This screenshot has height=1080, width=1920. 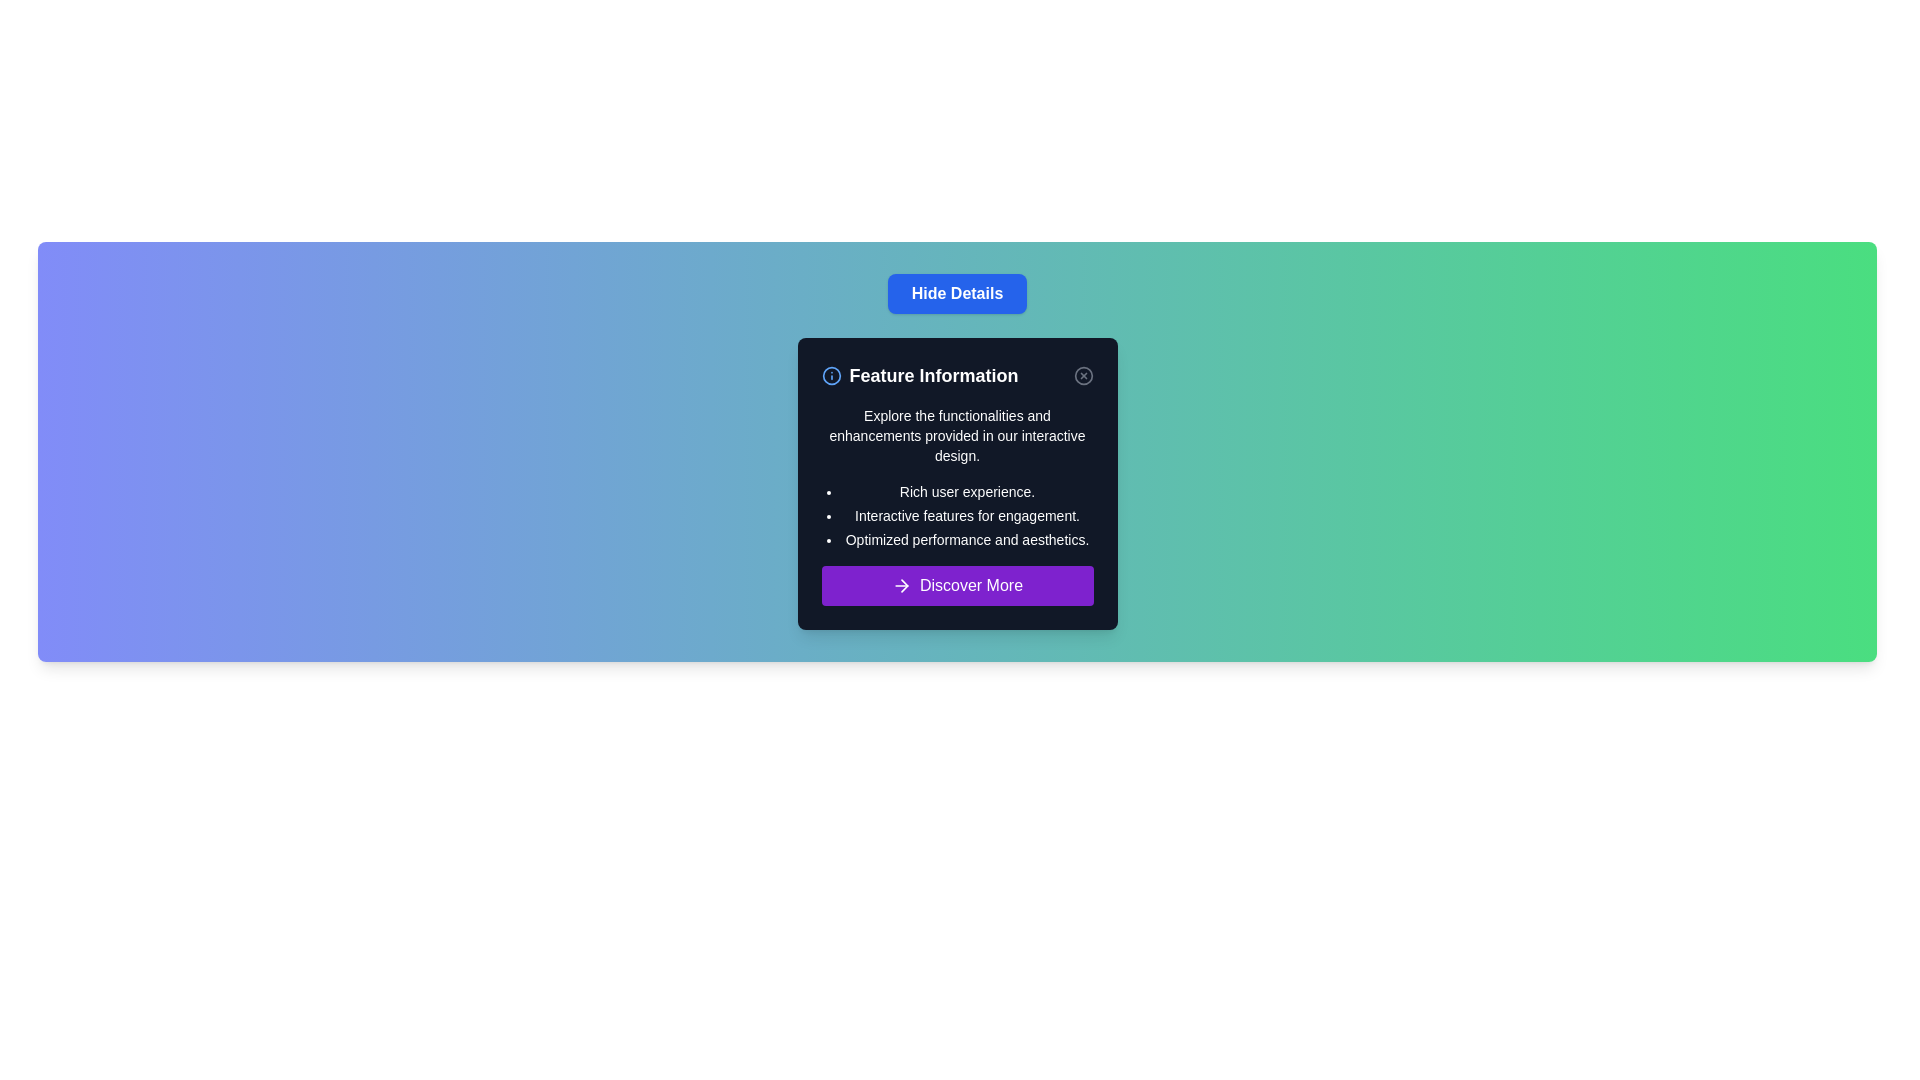 What do you see at coordinates (831, 375) in the screenshot?
I see `the informational content icon located in the header of the 'Feature Information' section` at bounding box center [831, 375].